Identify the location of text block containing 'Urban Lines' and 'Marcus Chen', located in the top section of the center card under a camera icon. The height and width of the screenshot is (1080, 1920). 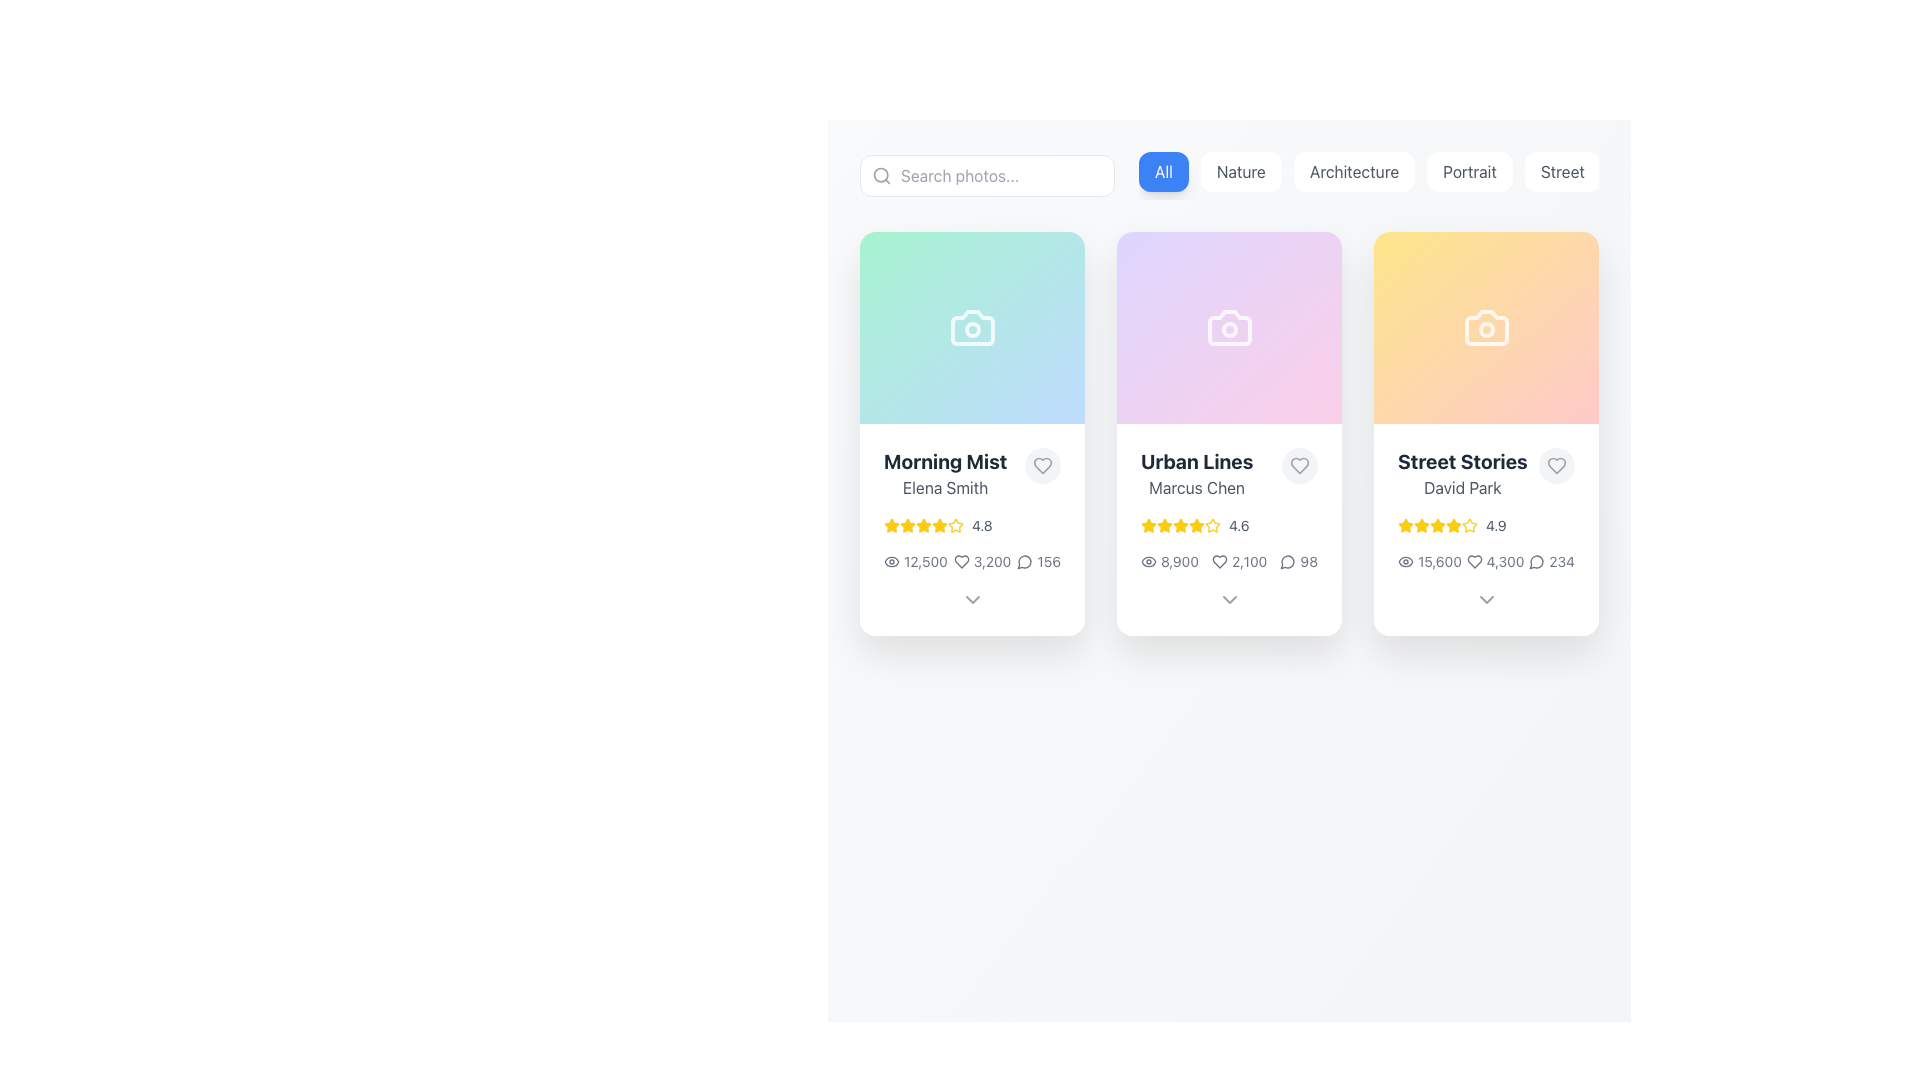
(1228, 474).